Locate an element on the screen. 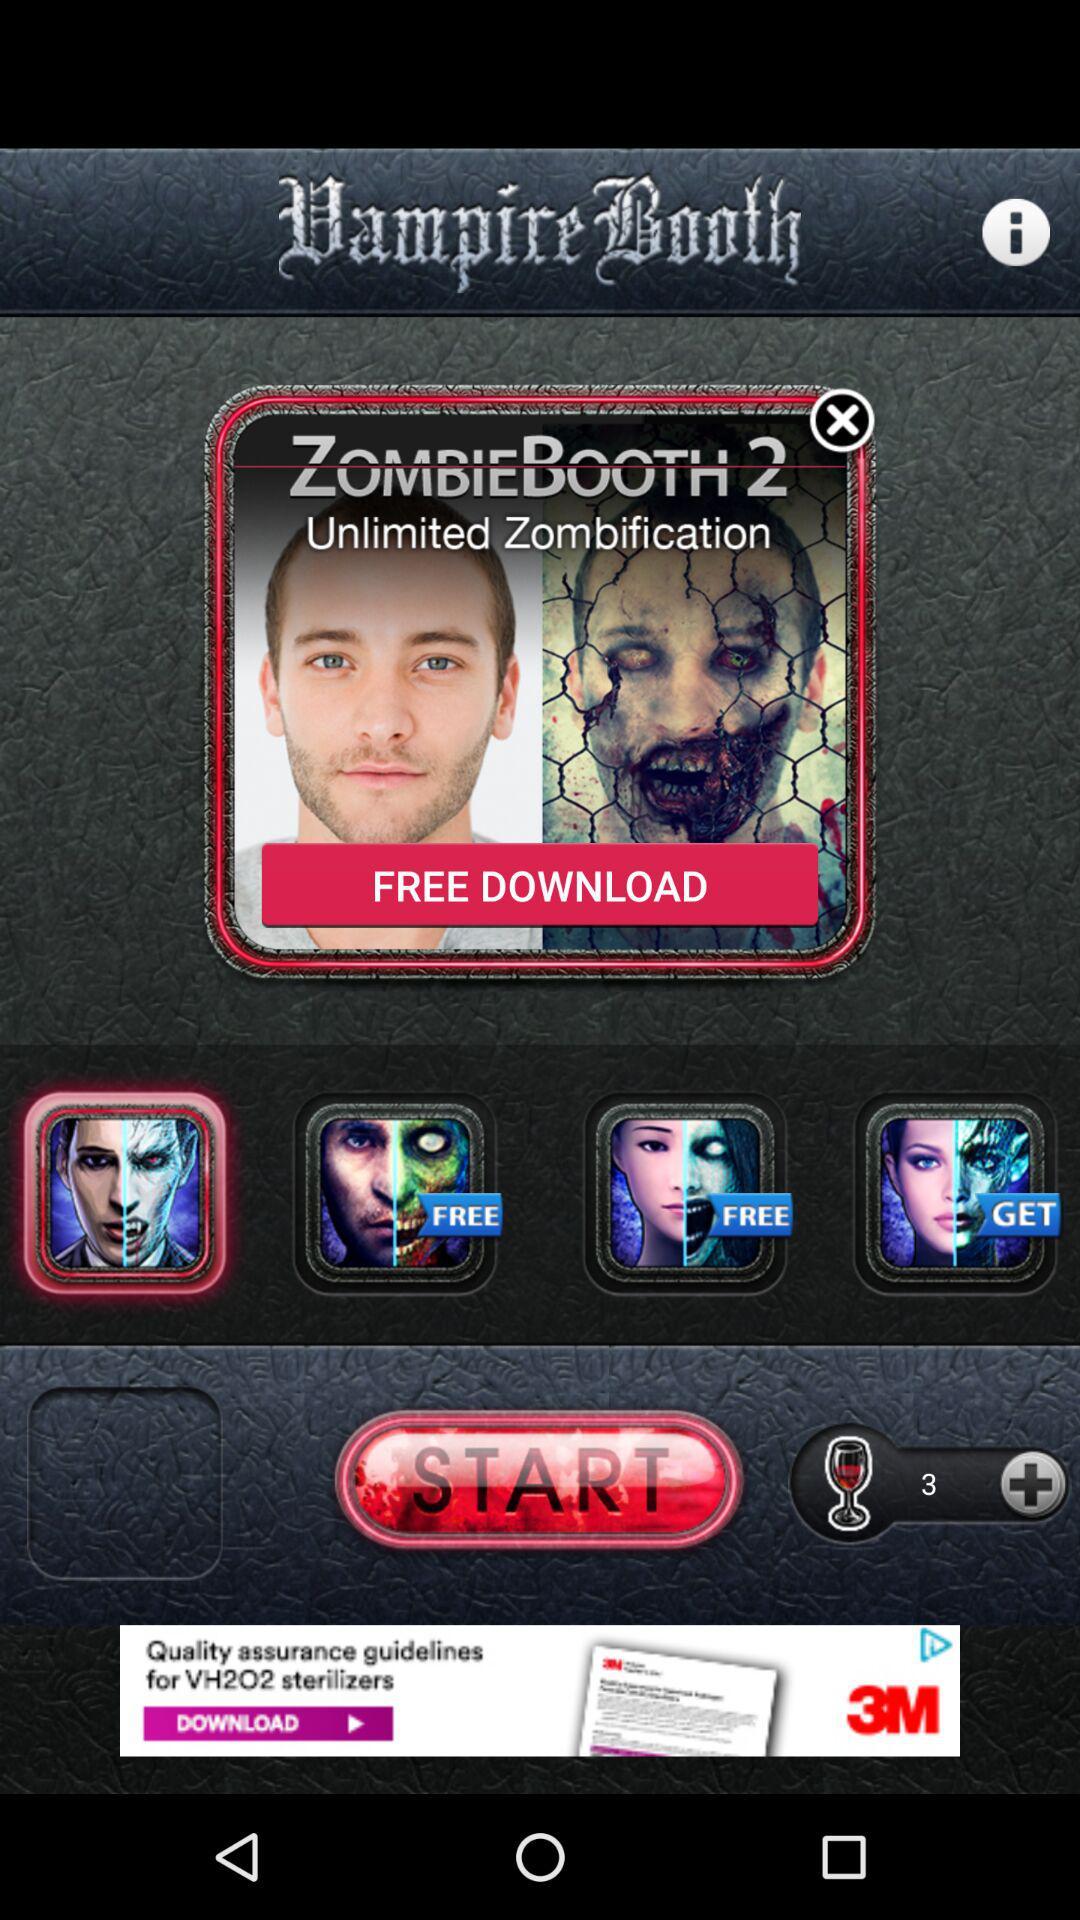  empty box is located at coordinates (124, 1483).